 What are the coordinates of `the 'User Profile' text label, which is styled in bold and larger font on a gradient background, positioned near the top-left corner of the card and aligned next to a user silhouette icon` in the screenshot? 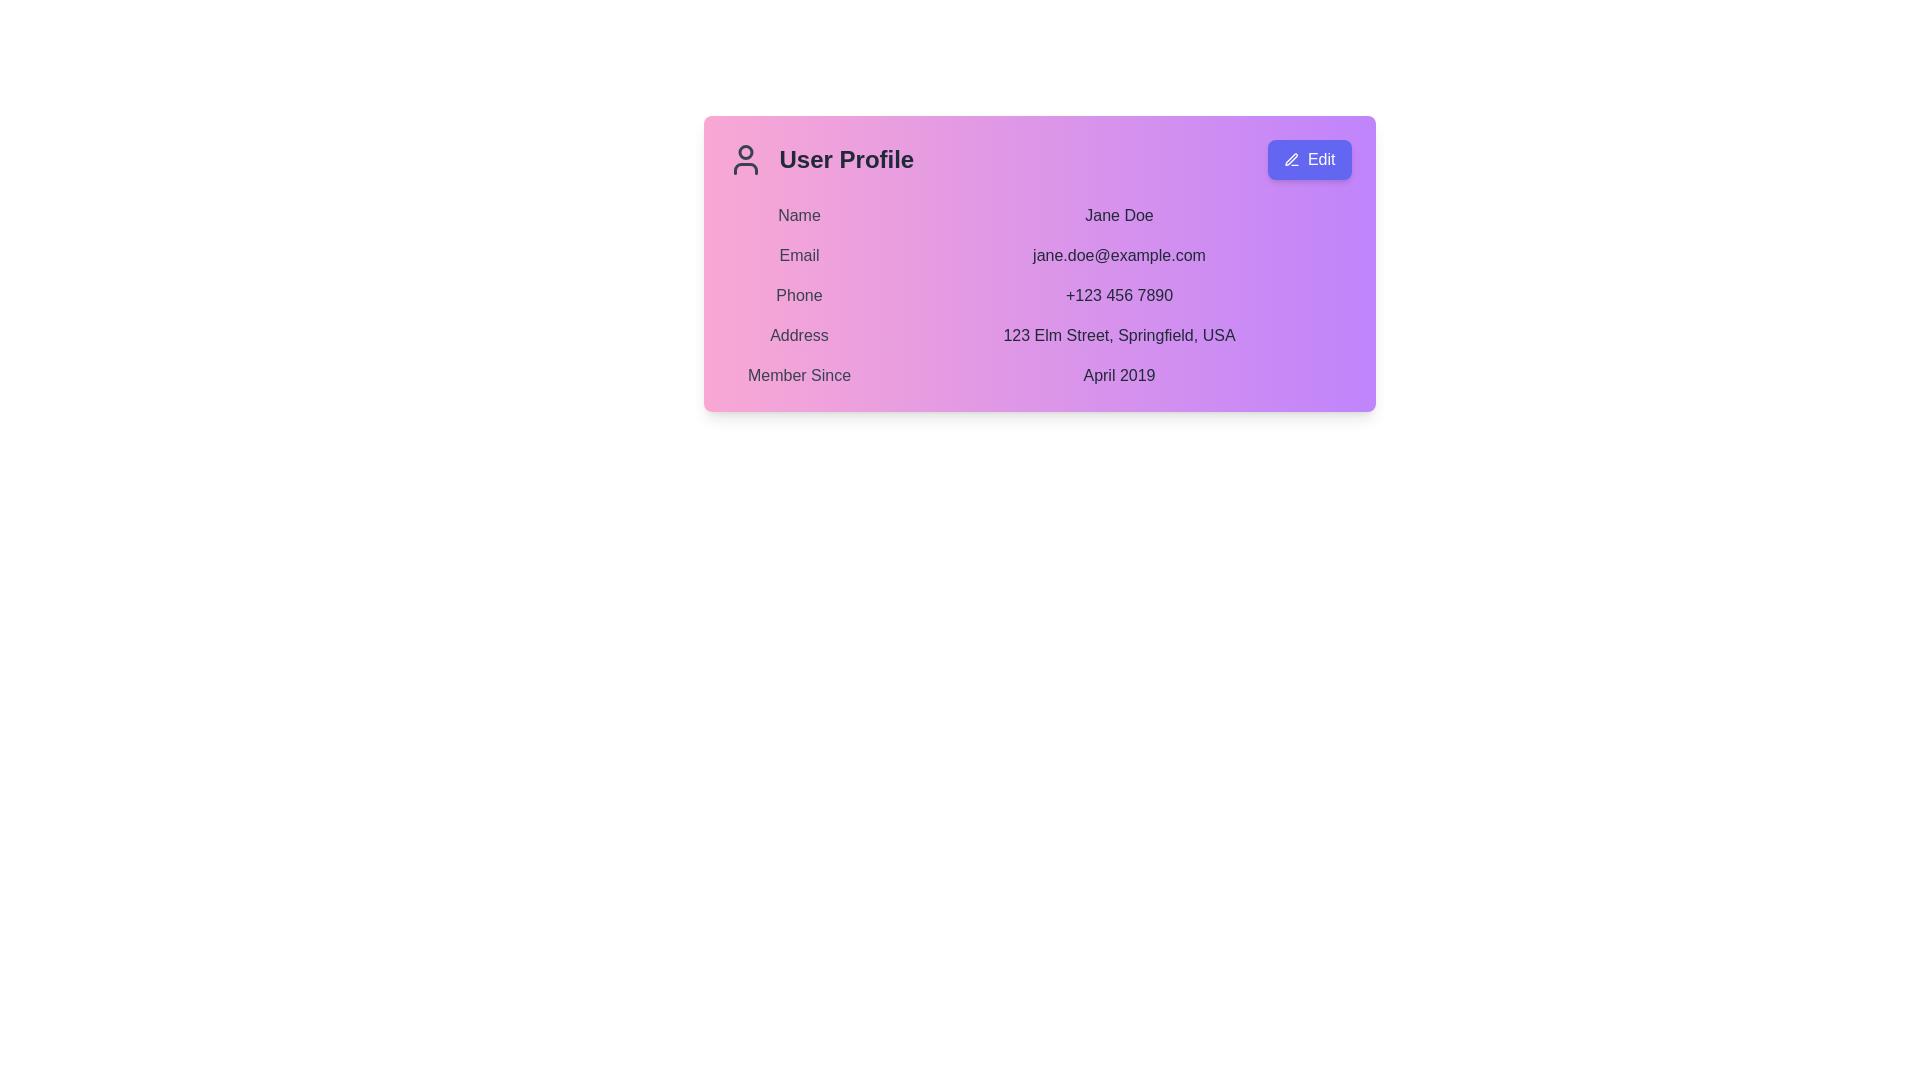 It's located at (846, 158).